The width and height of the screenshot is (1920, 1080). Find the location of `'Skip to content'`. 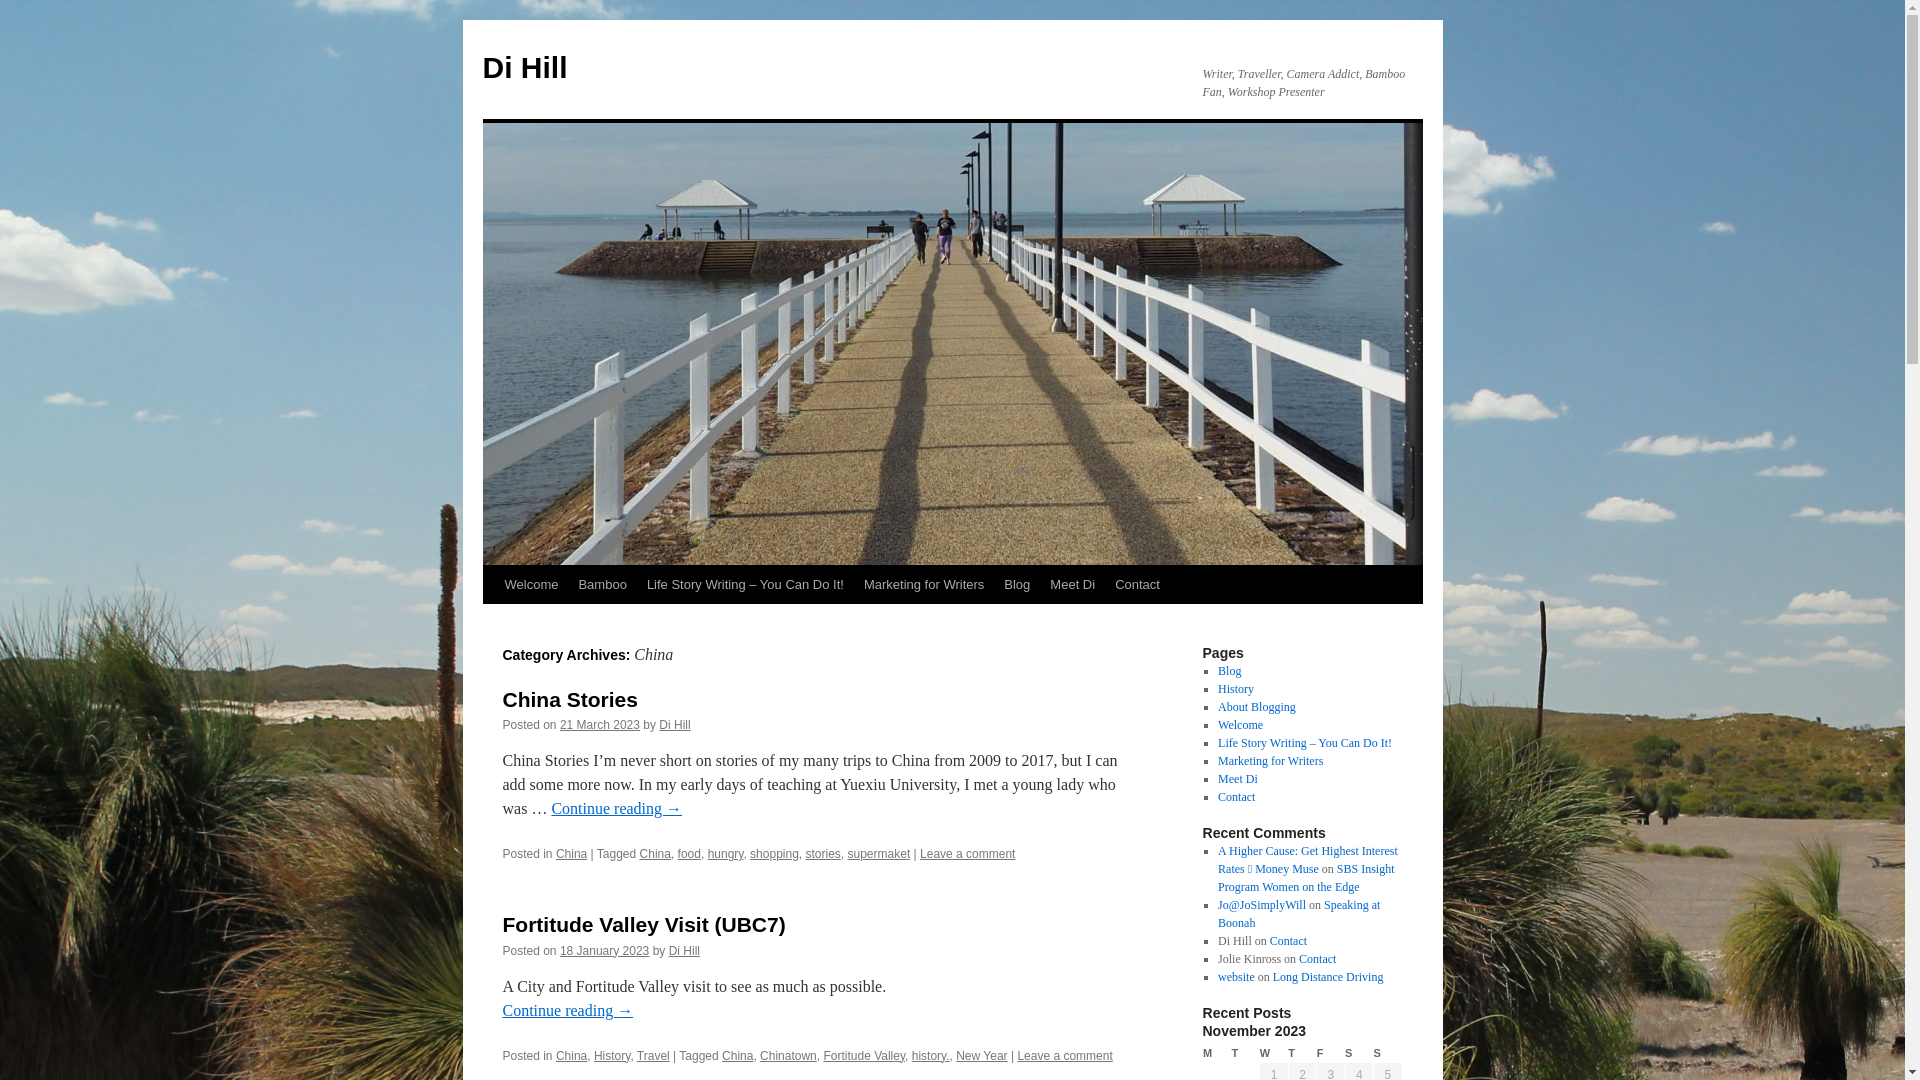

'Skip to content' is located at coordinates (491, 620).